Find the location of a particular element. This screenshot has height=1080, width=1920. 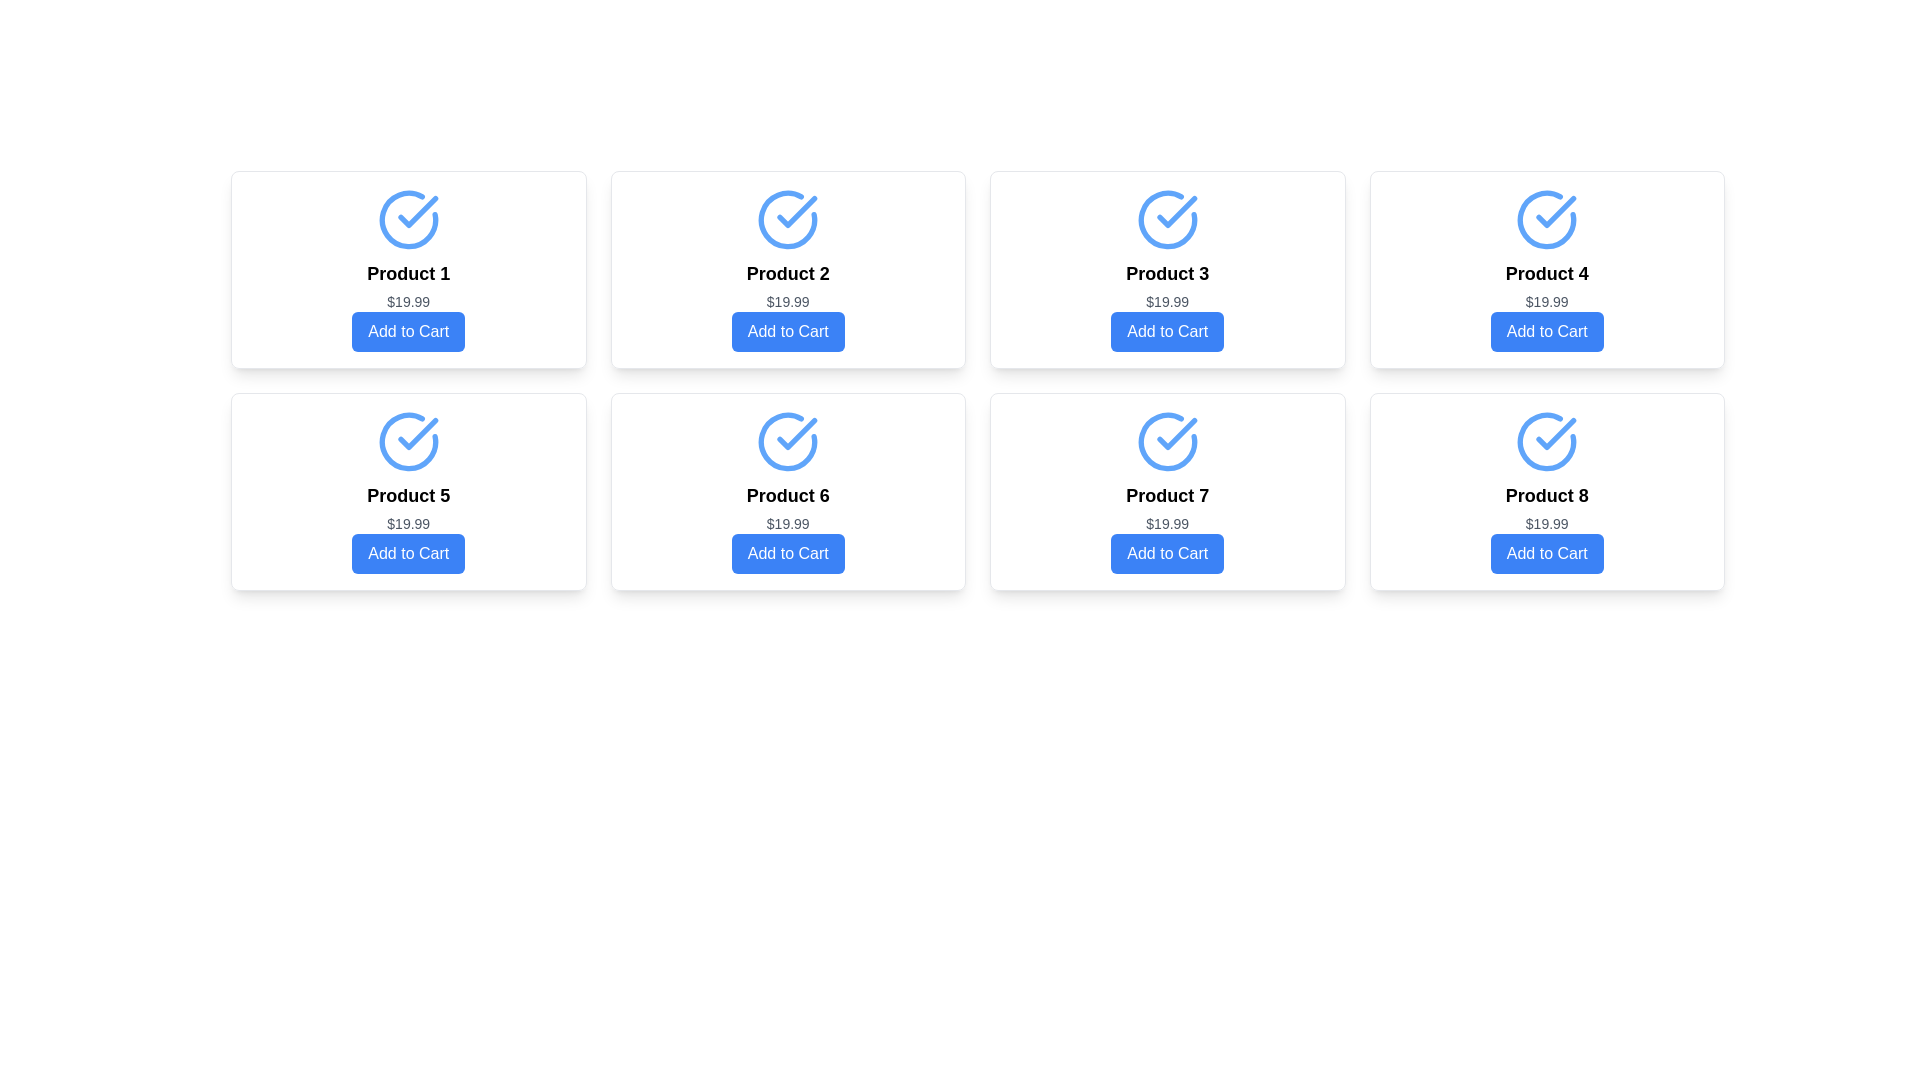

the 'Add to Cart' button located at the bottom of the 'Product 7' card, which has a blue background and white text is located at coordinates (1167, 554).